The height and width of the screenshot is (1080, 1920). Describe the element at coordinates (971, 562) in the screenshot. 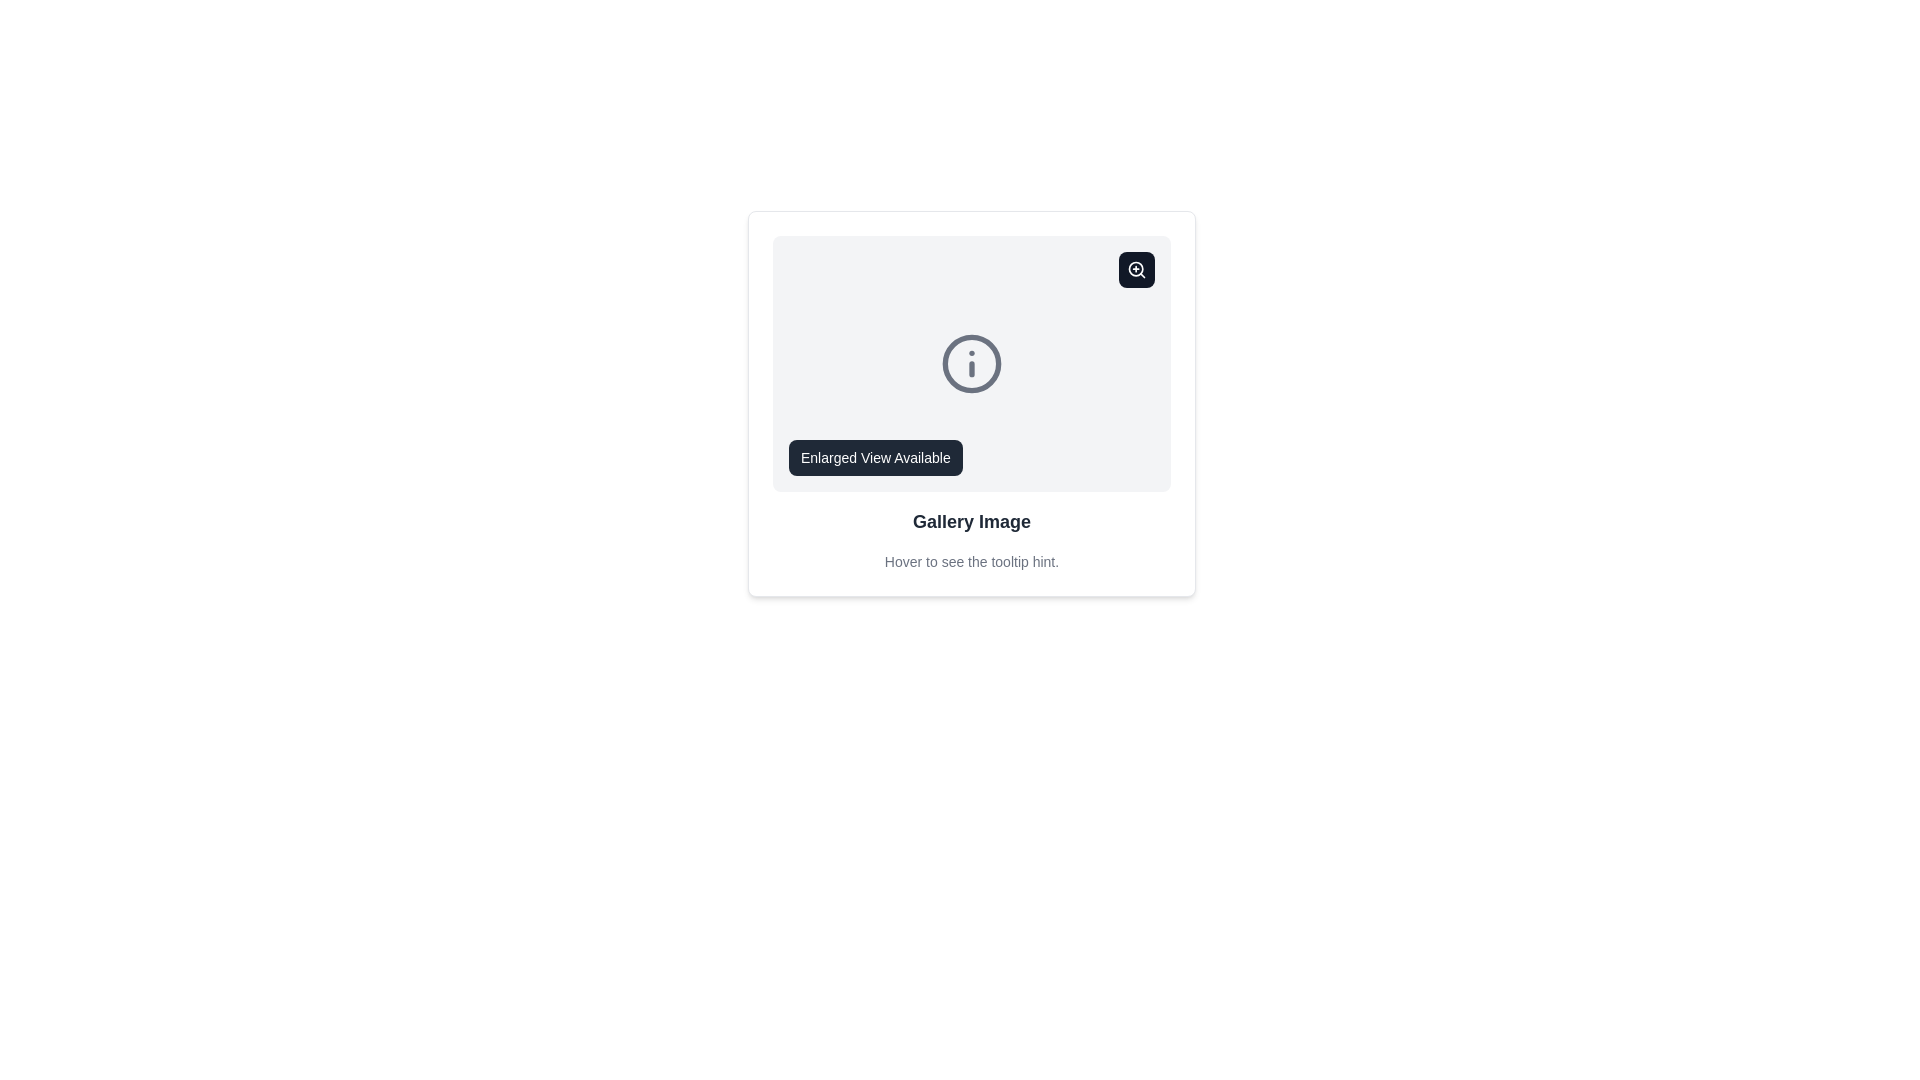

I see `the text label that informs the user about the availability of a tooltip, located beneath the 'Gallery Image' text` at that location.